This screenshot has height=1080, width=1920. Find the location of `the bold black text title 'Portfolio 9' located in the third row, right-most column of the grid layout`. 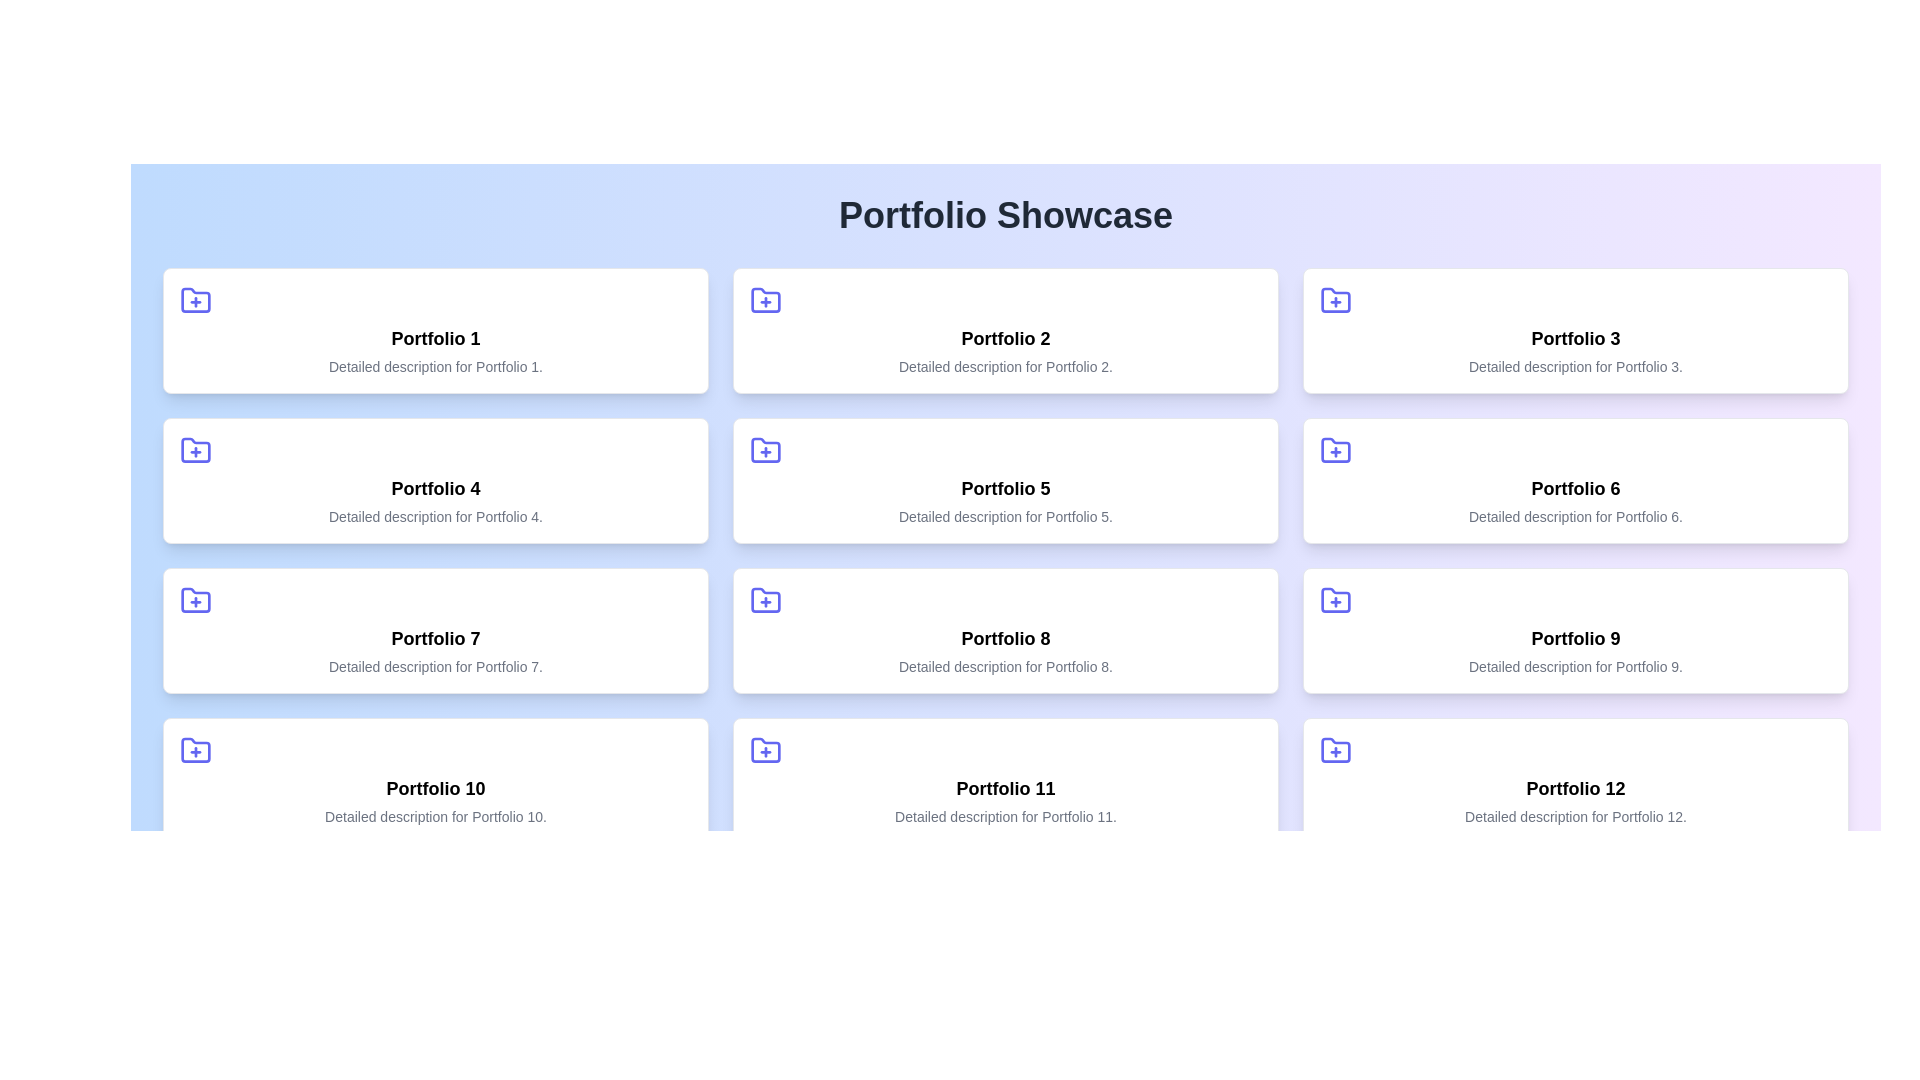

the bold black text title 'Portfolio 9' located in the third row, right-most column of the grid layout is located at coordinates (1574, 639).